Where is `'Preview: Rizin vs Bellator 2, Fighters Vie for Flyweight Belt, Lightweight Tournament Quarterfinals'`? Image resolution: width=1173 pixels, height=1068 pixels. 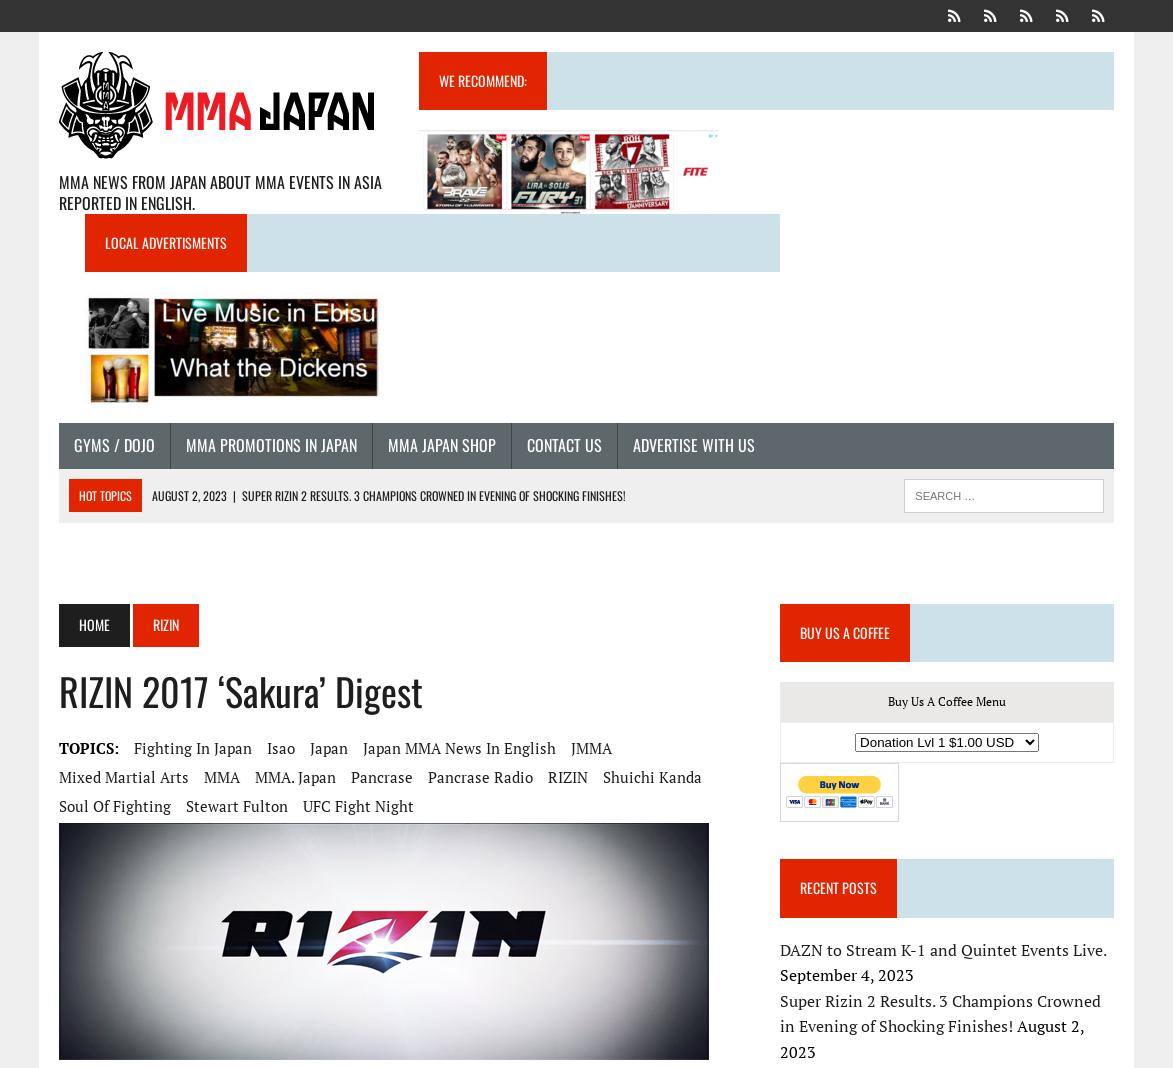 'Preview: Rizin vs Bellator 2, Fighters Vie for Flyweight Belt, Lightweight Tournament Quarterfinals' is located at coordinates (408, 559).